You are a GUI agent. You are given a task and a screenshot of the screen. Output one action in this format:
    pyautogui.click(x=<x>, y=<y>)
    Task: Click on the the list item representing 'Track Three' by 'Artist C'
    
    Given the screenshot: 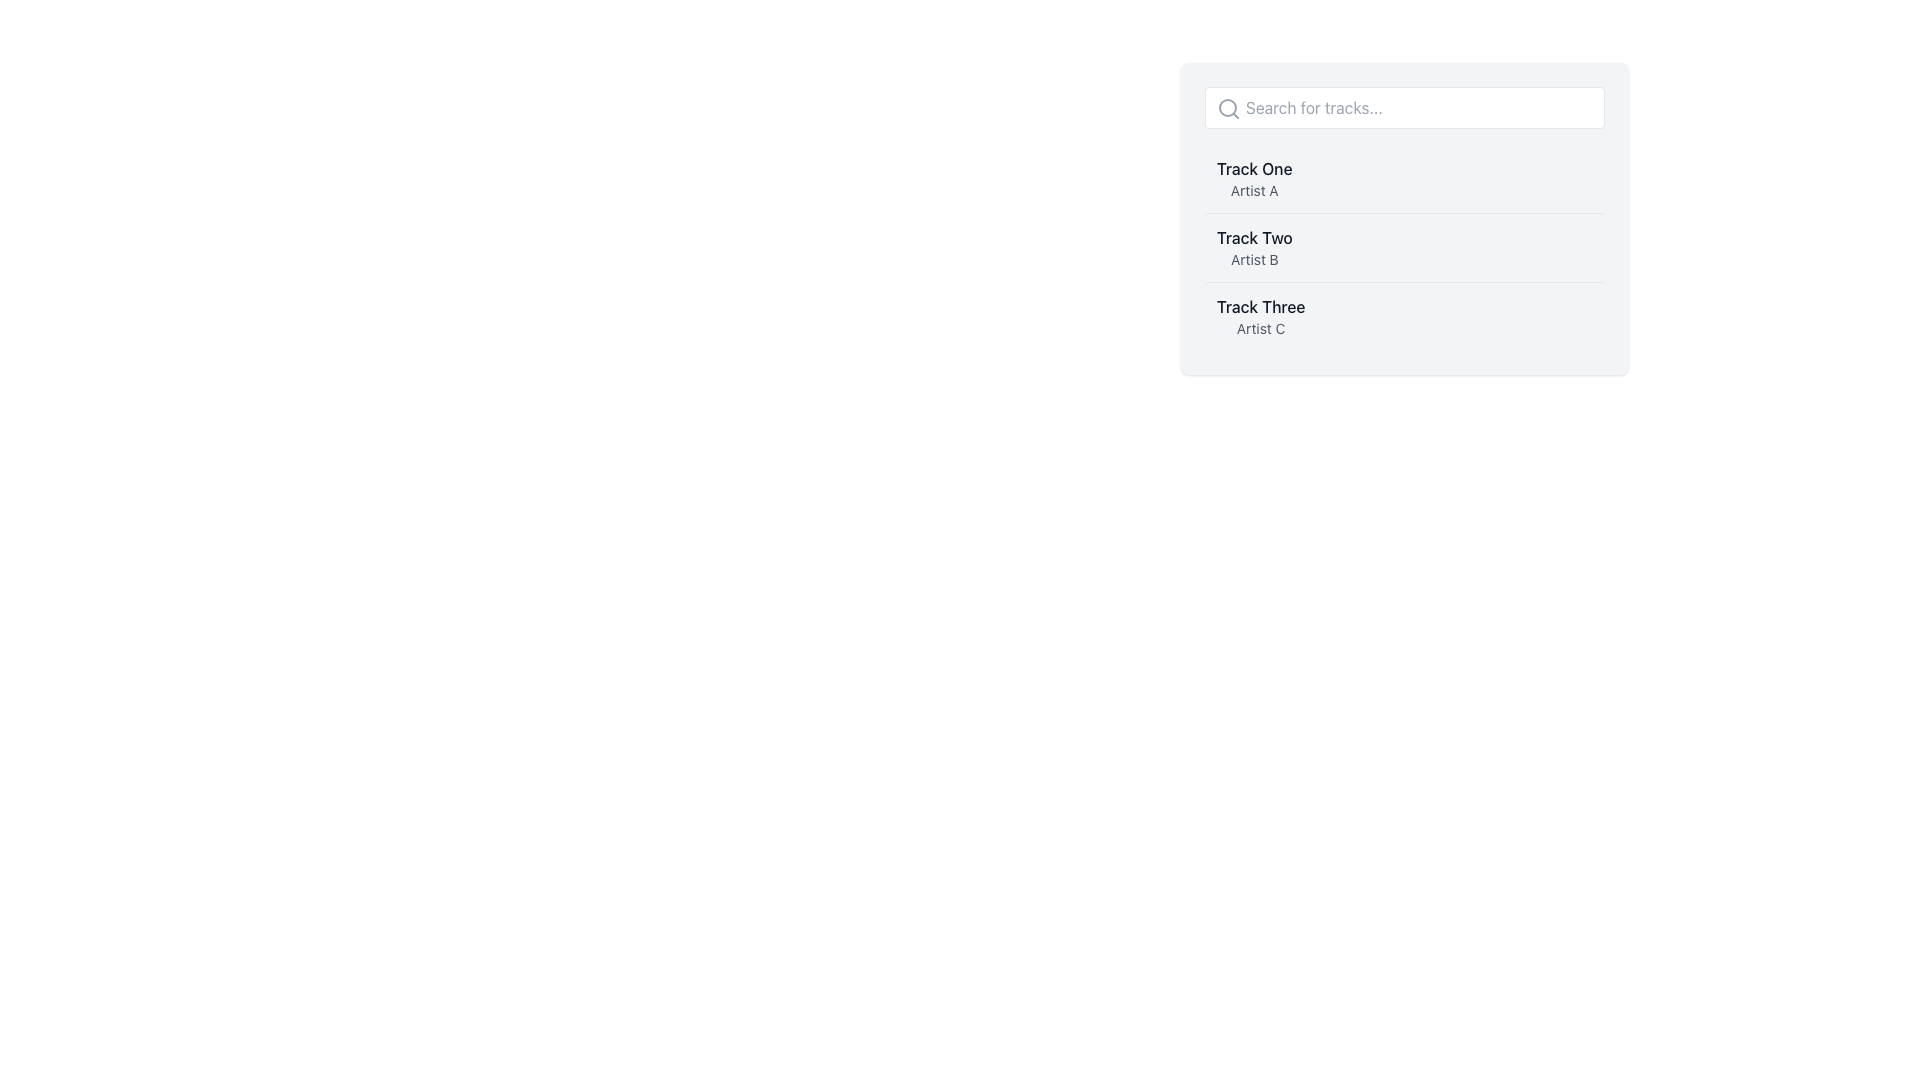 What is the action you would take?
    pyautogui.click(x=1404, y=315)
    